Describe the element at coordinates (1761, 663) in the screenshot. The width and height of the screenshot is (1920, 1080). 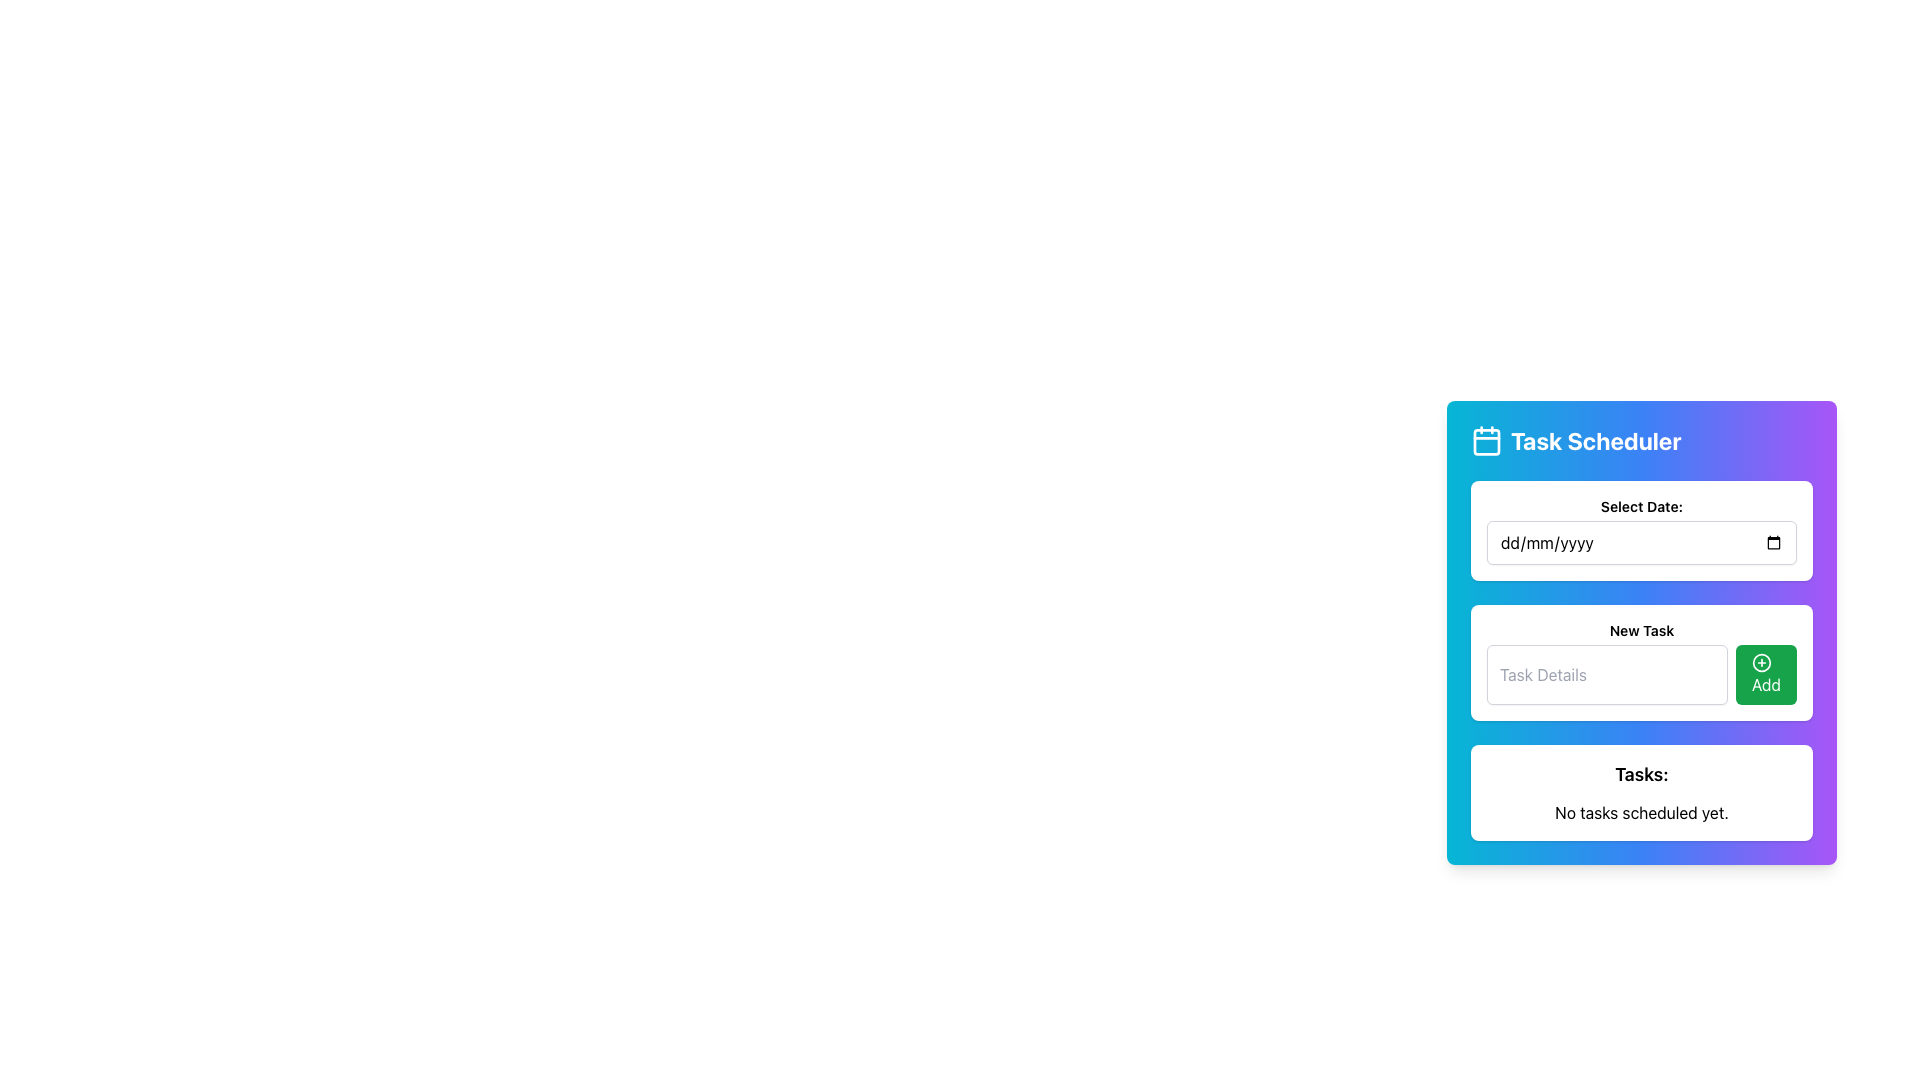
I see `the visual contribution of the SVG Circle element, which is part of the circular-plus icon in the task scheduler interface` at that location.